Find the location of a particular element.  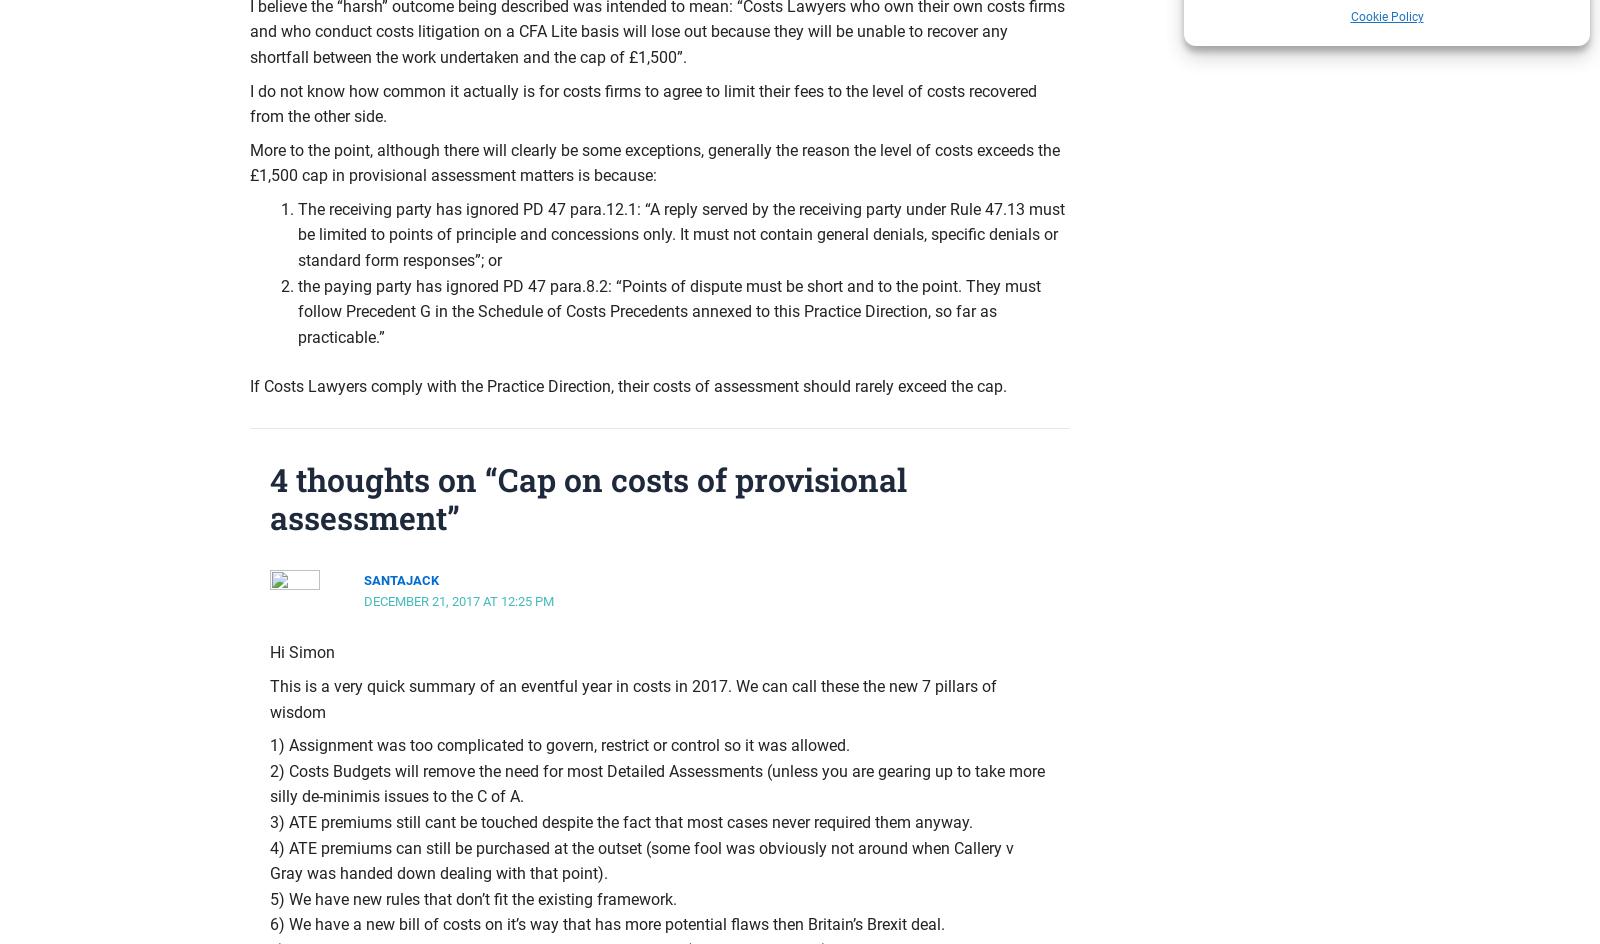

'This is a very quick summary of an eventful year in costs in 2017. We can call these the new 7 pillars of wisdom' is located at coordinates (633, 698).